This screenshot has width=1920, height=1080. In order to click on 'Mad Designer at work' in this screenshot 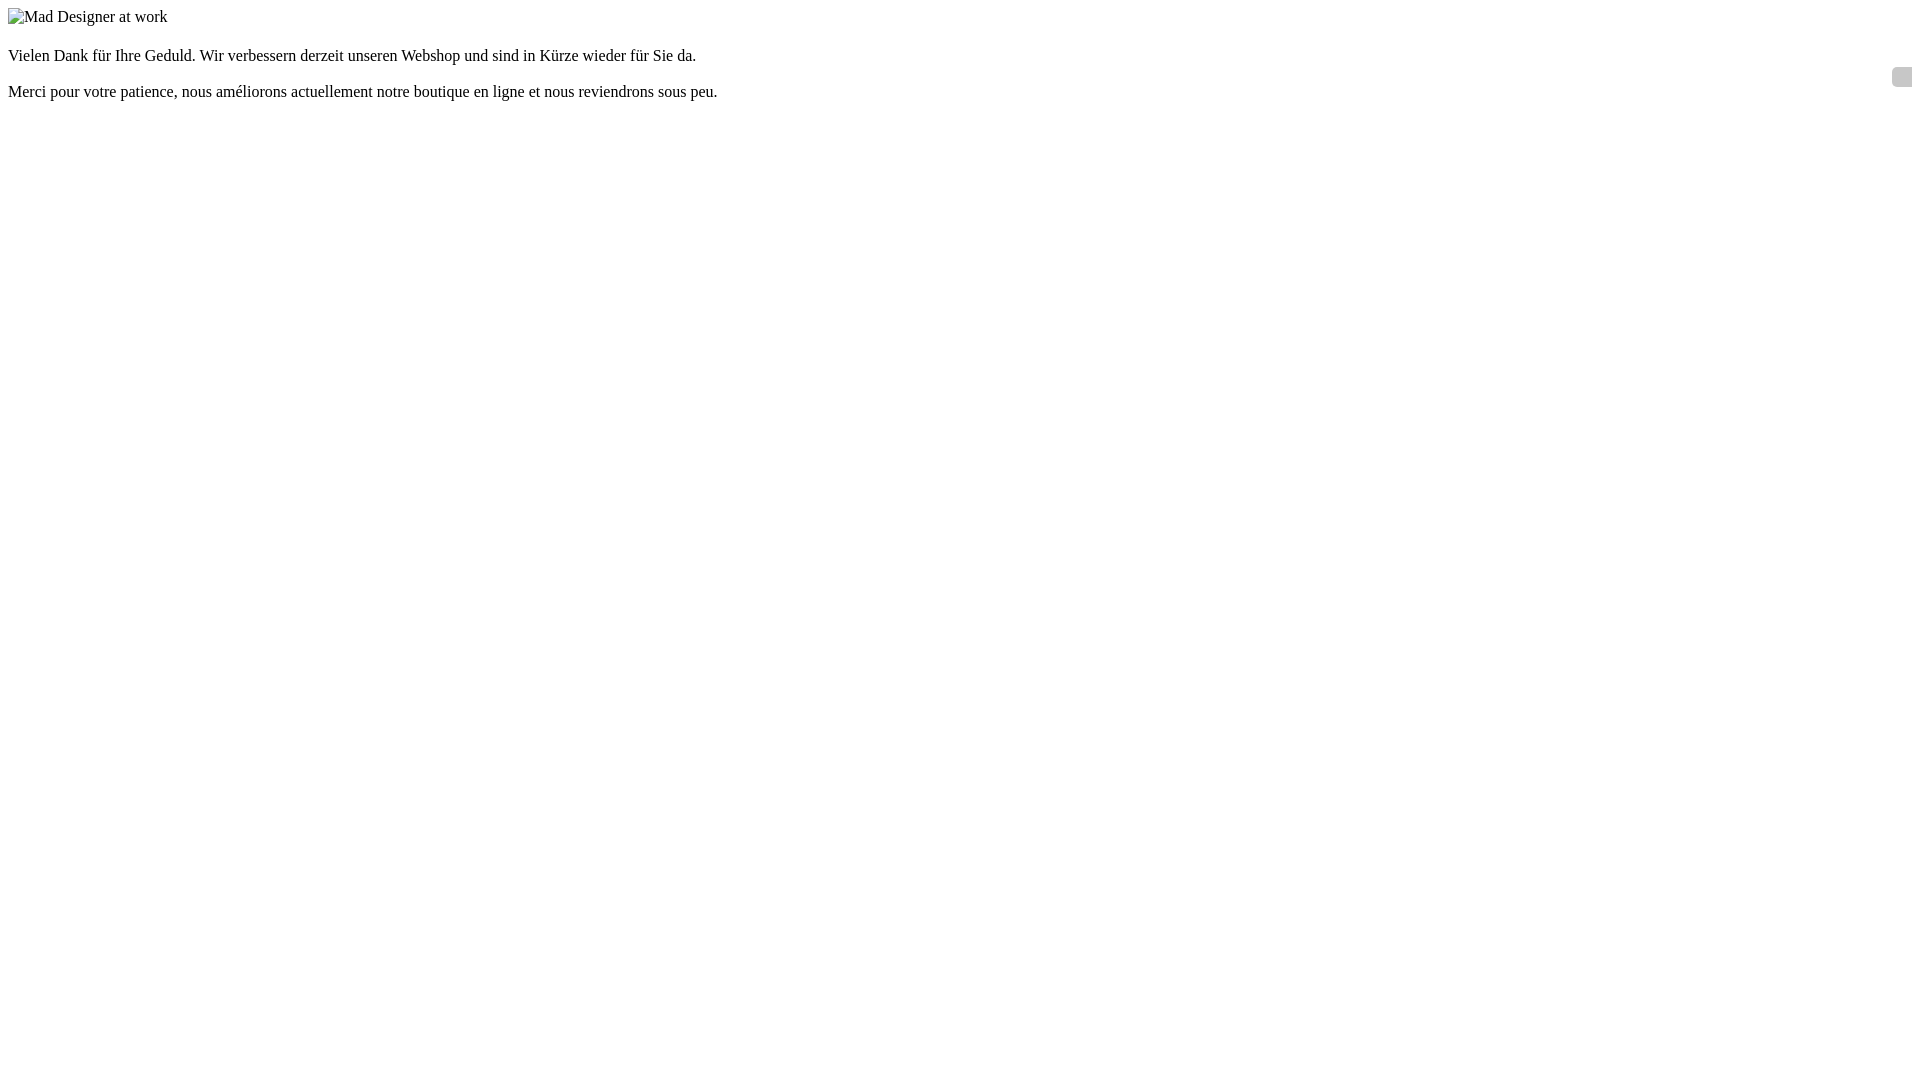, I will do `click(86, 16)`.